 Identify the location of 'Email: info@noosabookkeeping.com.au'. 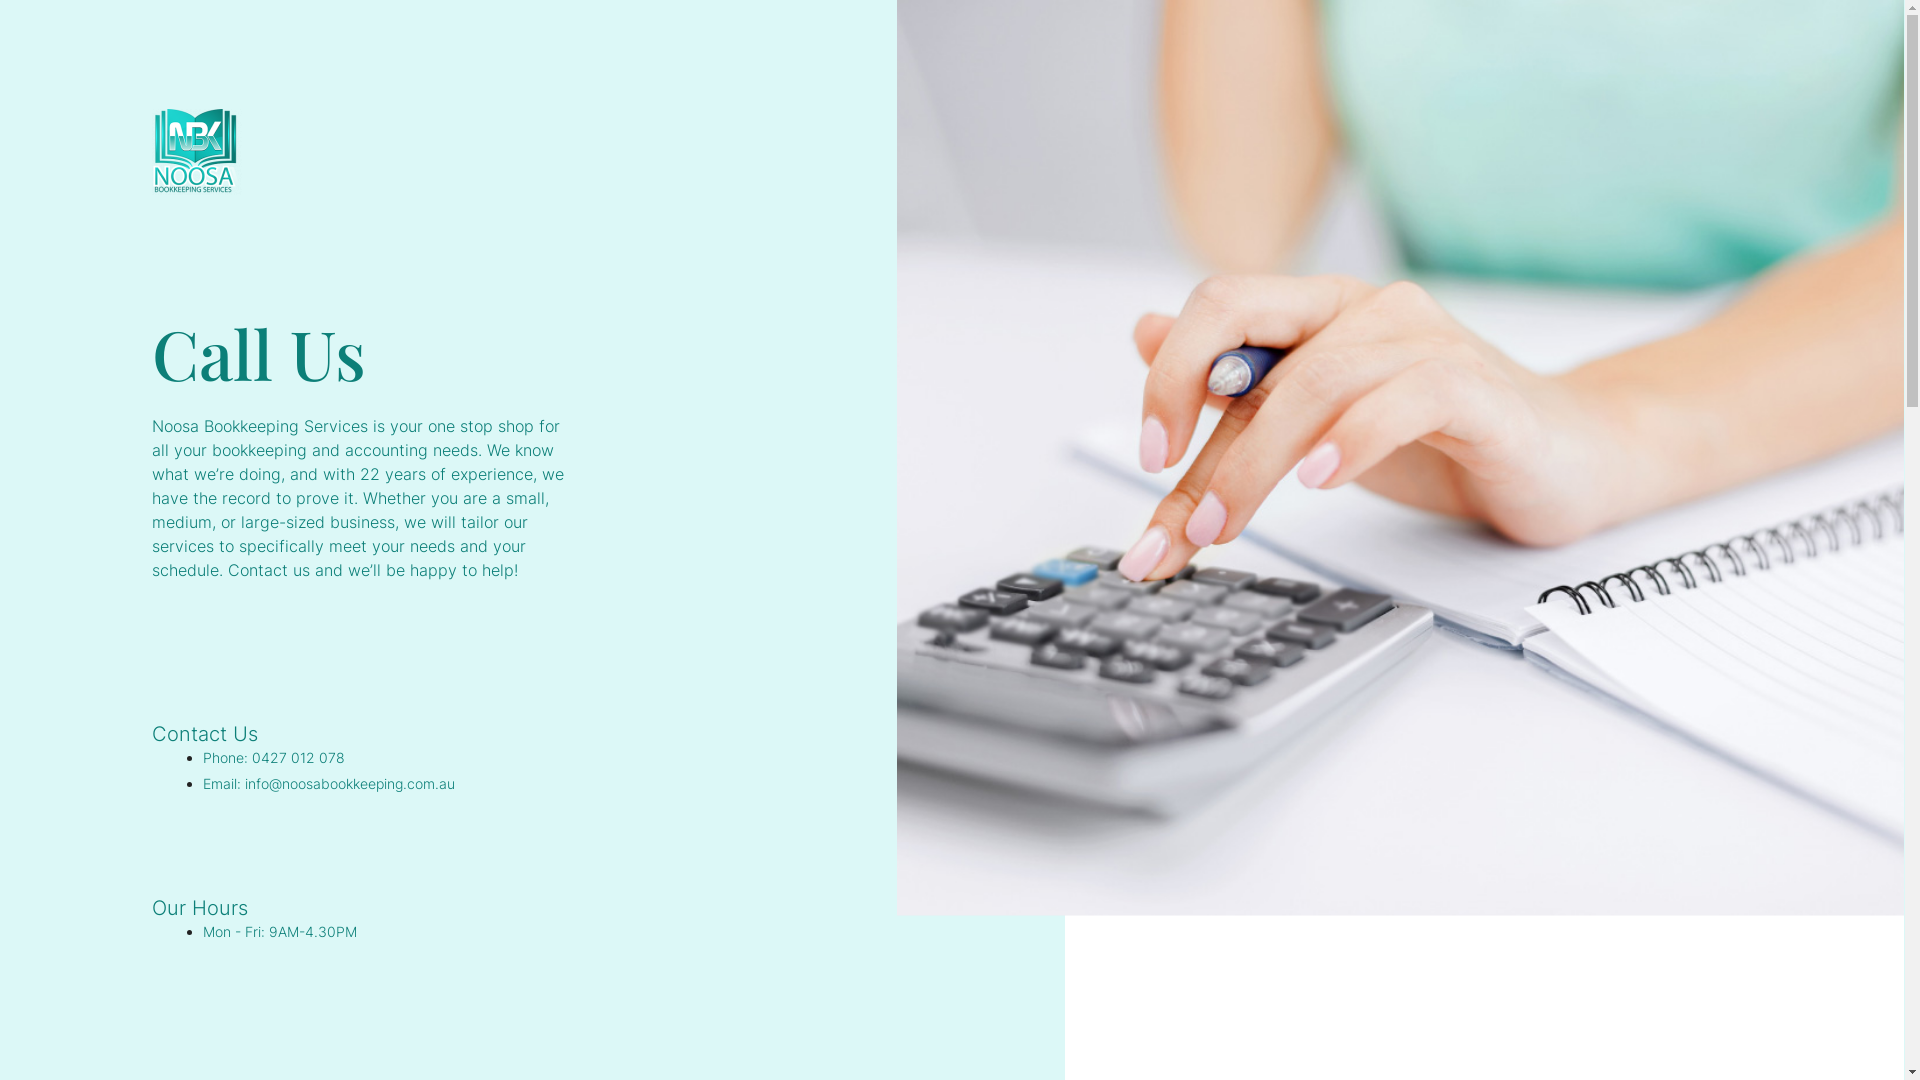
(329, 782).